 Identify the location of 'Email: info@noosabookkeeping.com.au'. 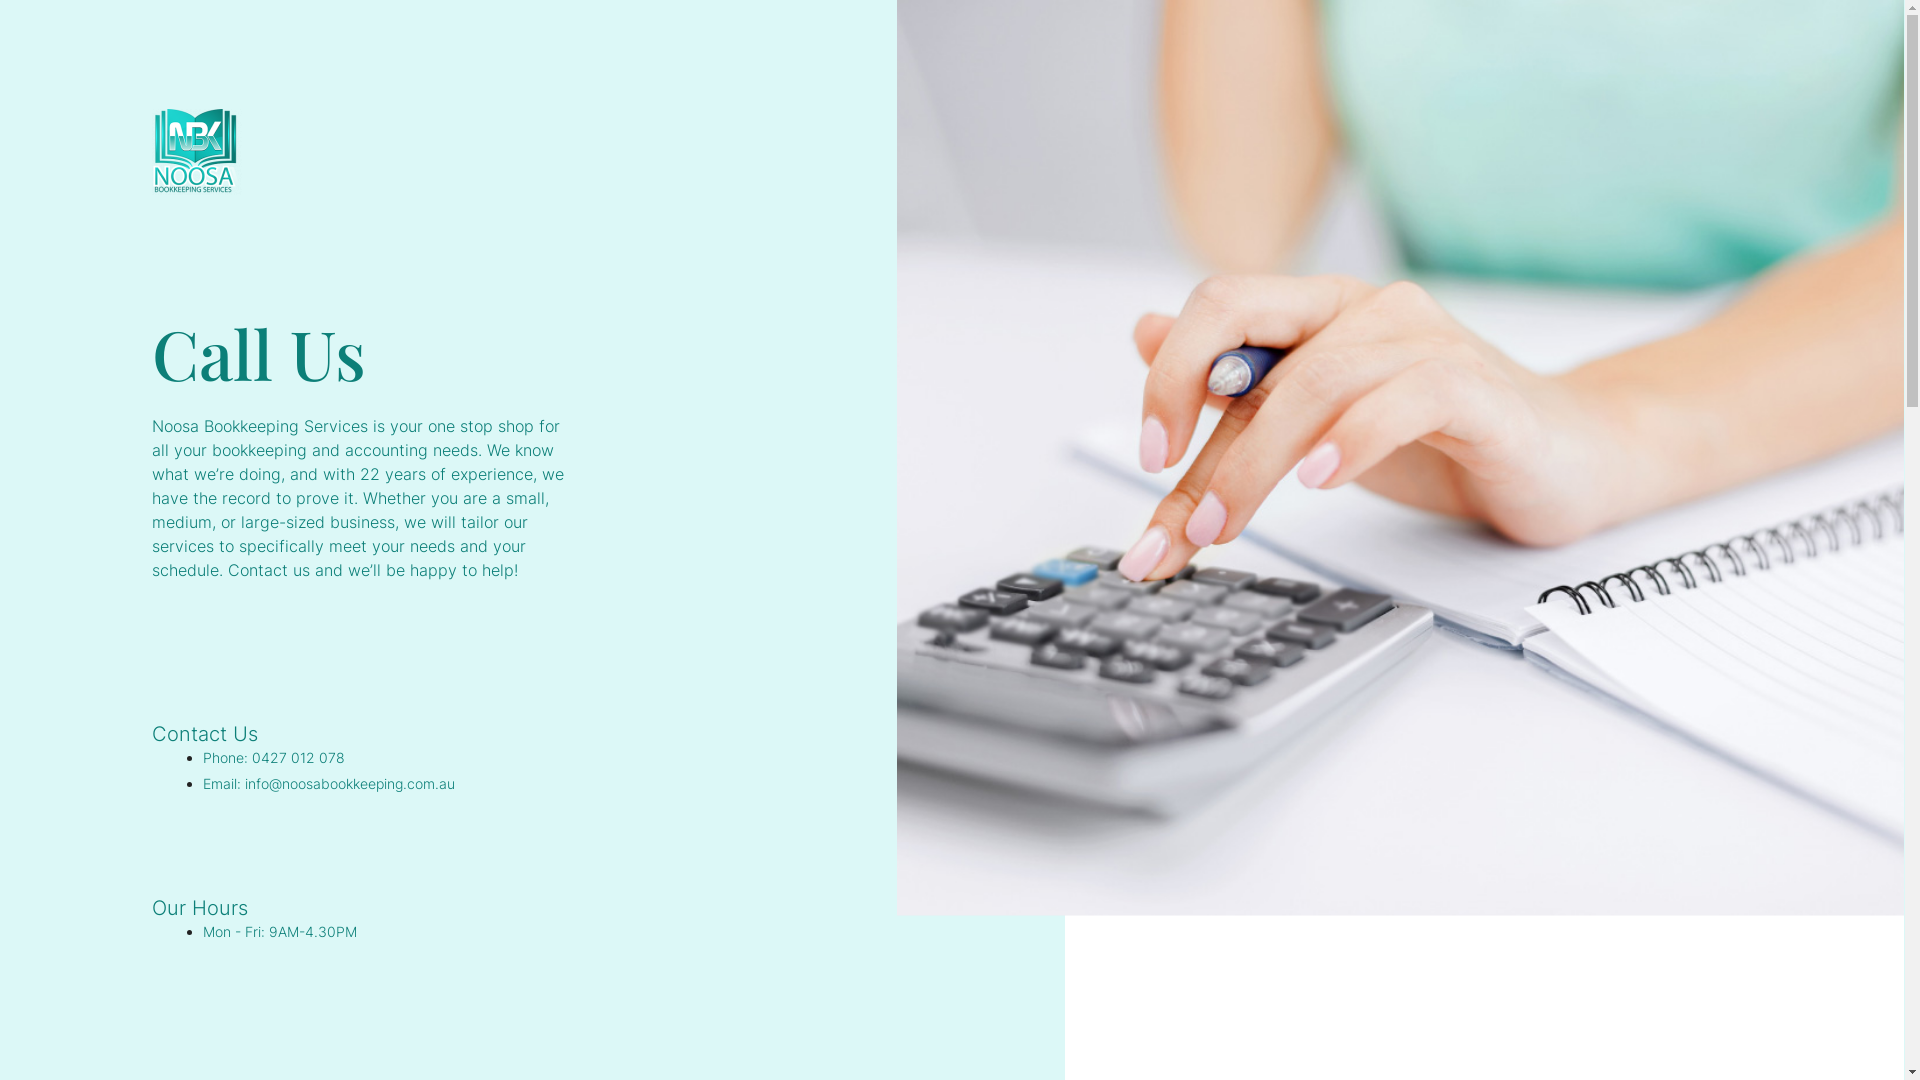
(329, 782).